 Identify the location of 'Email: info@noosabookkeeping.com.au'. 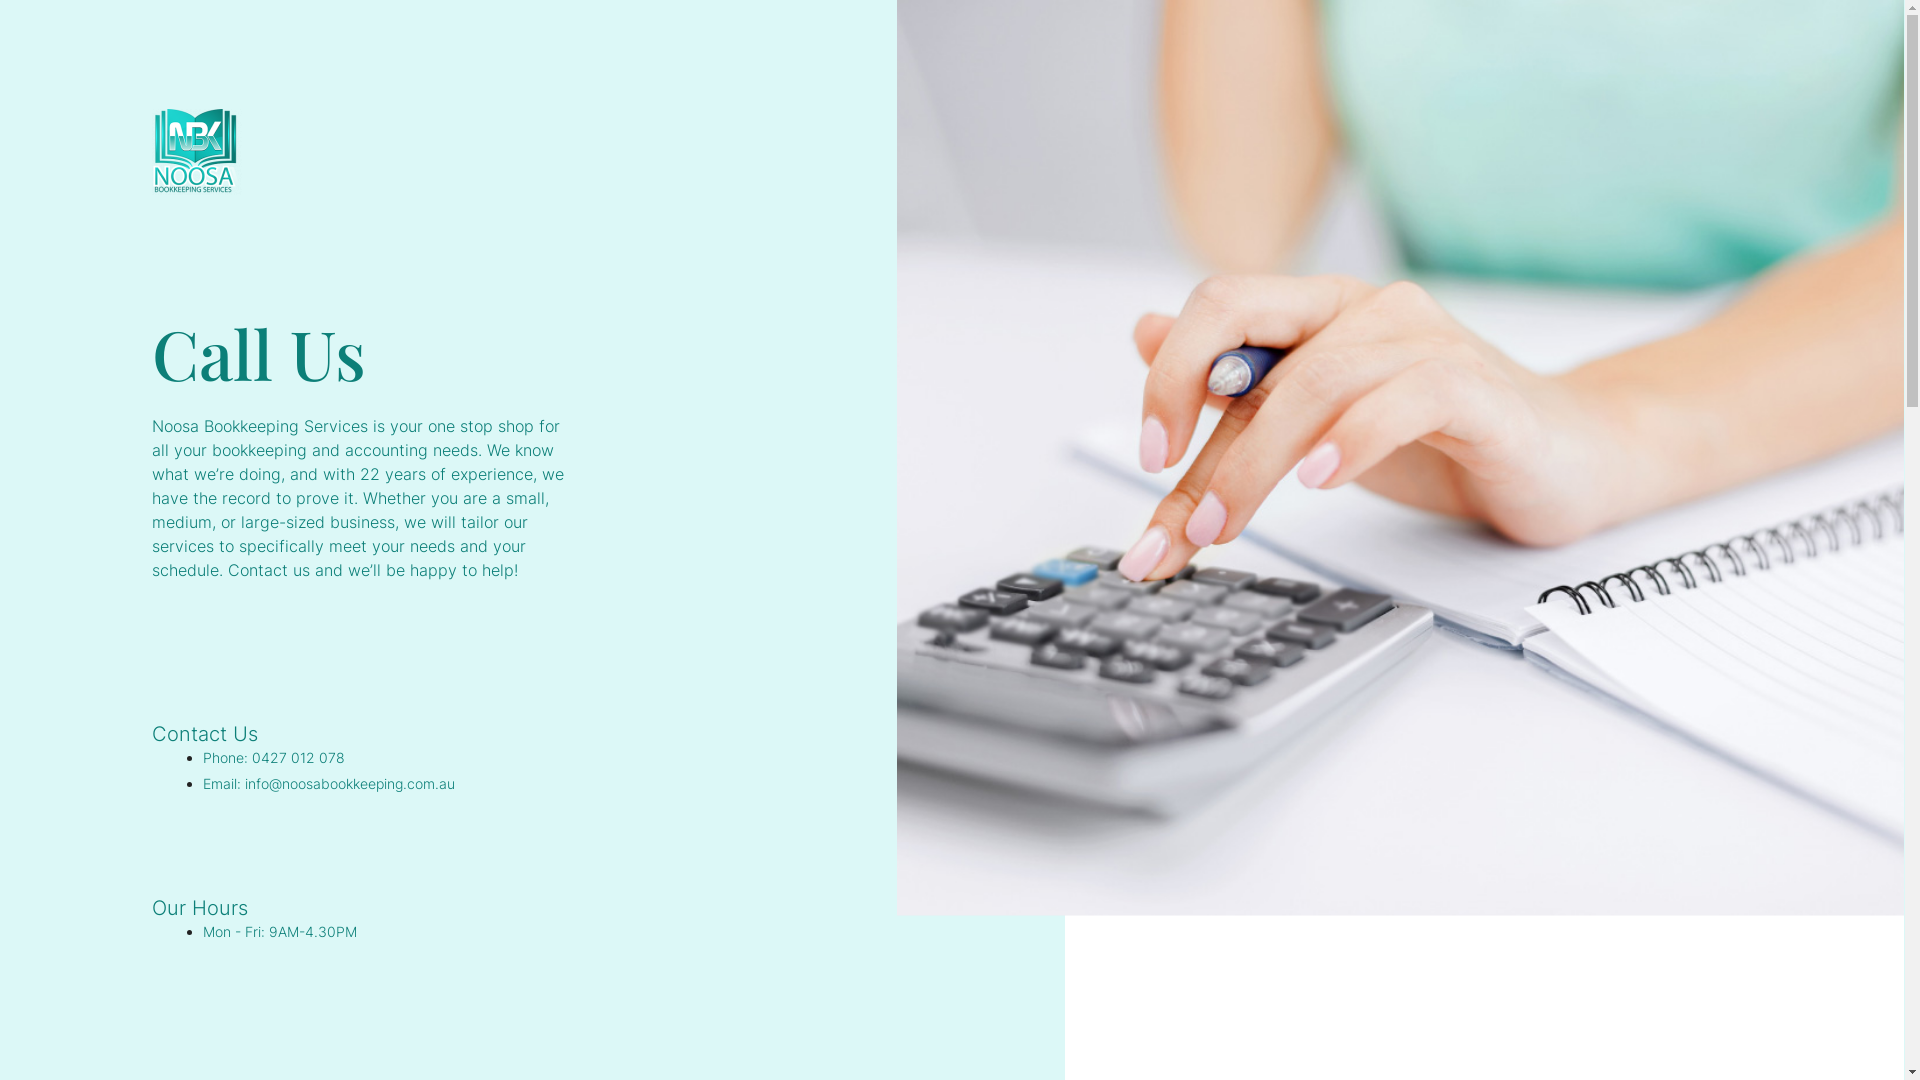
(329, 782).